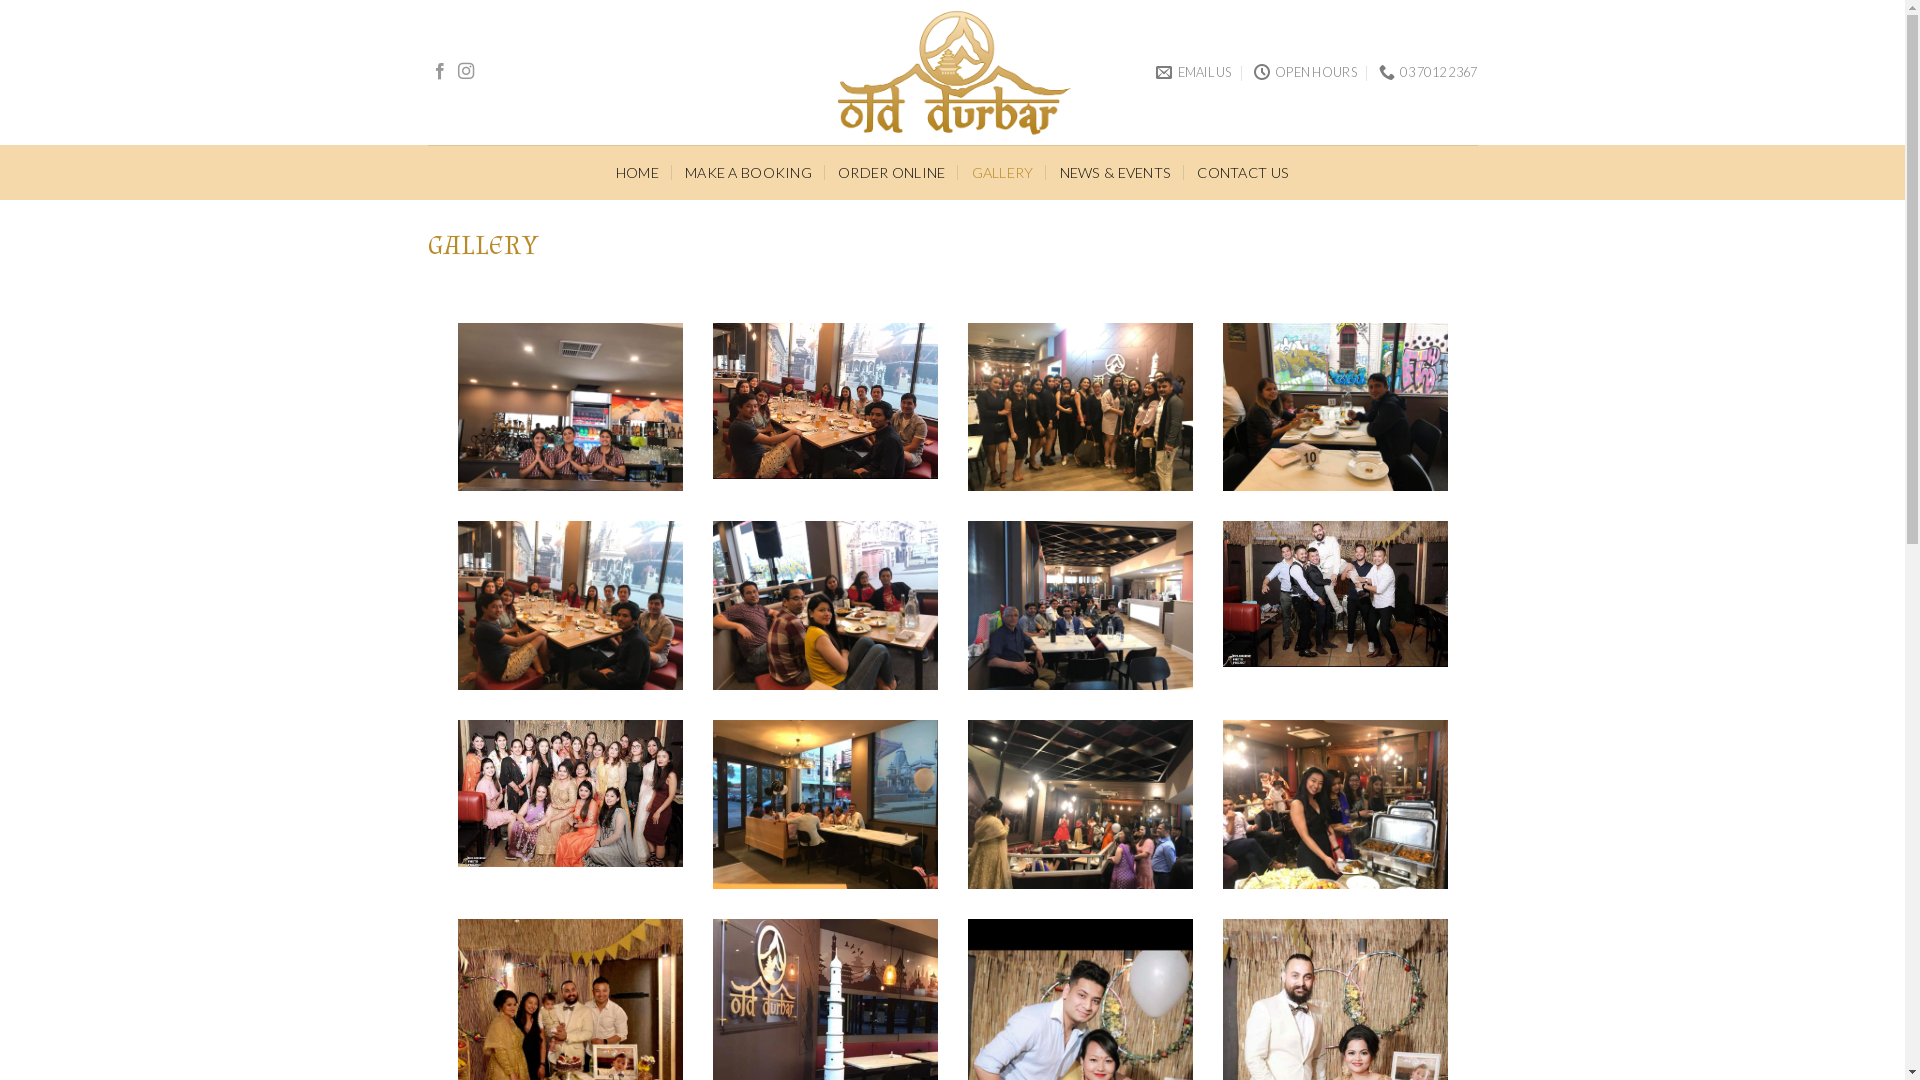 Image resolution: width=1920 pixels, height=1080 pixels. Describe the element at coordinates (431, 71) in the screenshot. I see `'Follow on Facebook'` at that location.